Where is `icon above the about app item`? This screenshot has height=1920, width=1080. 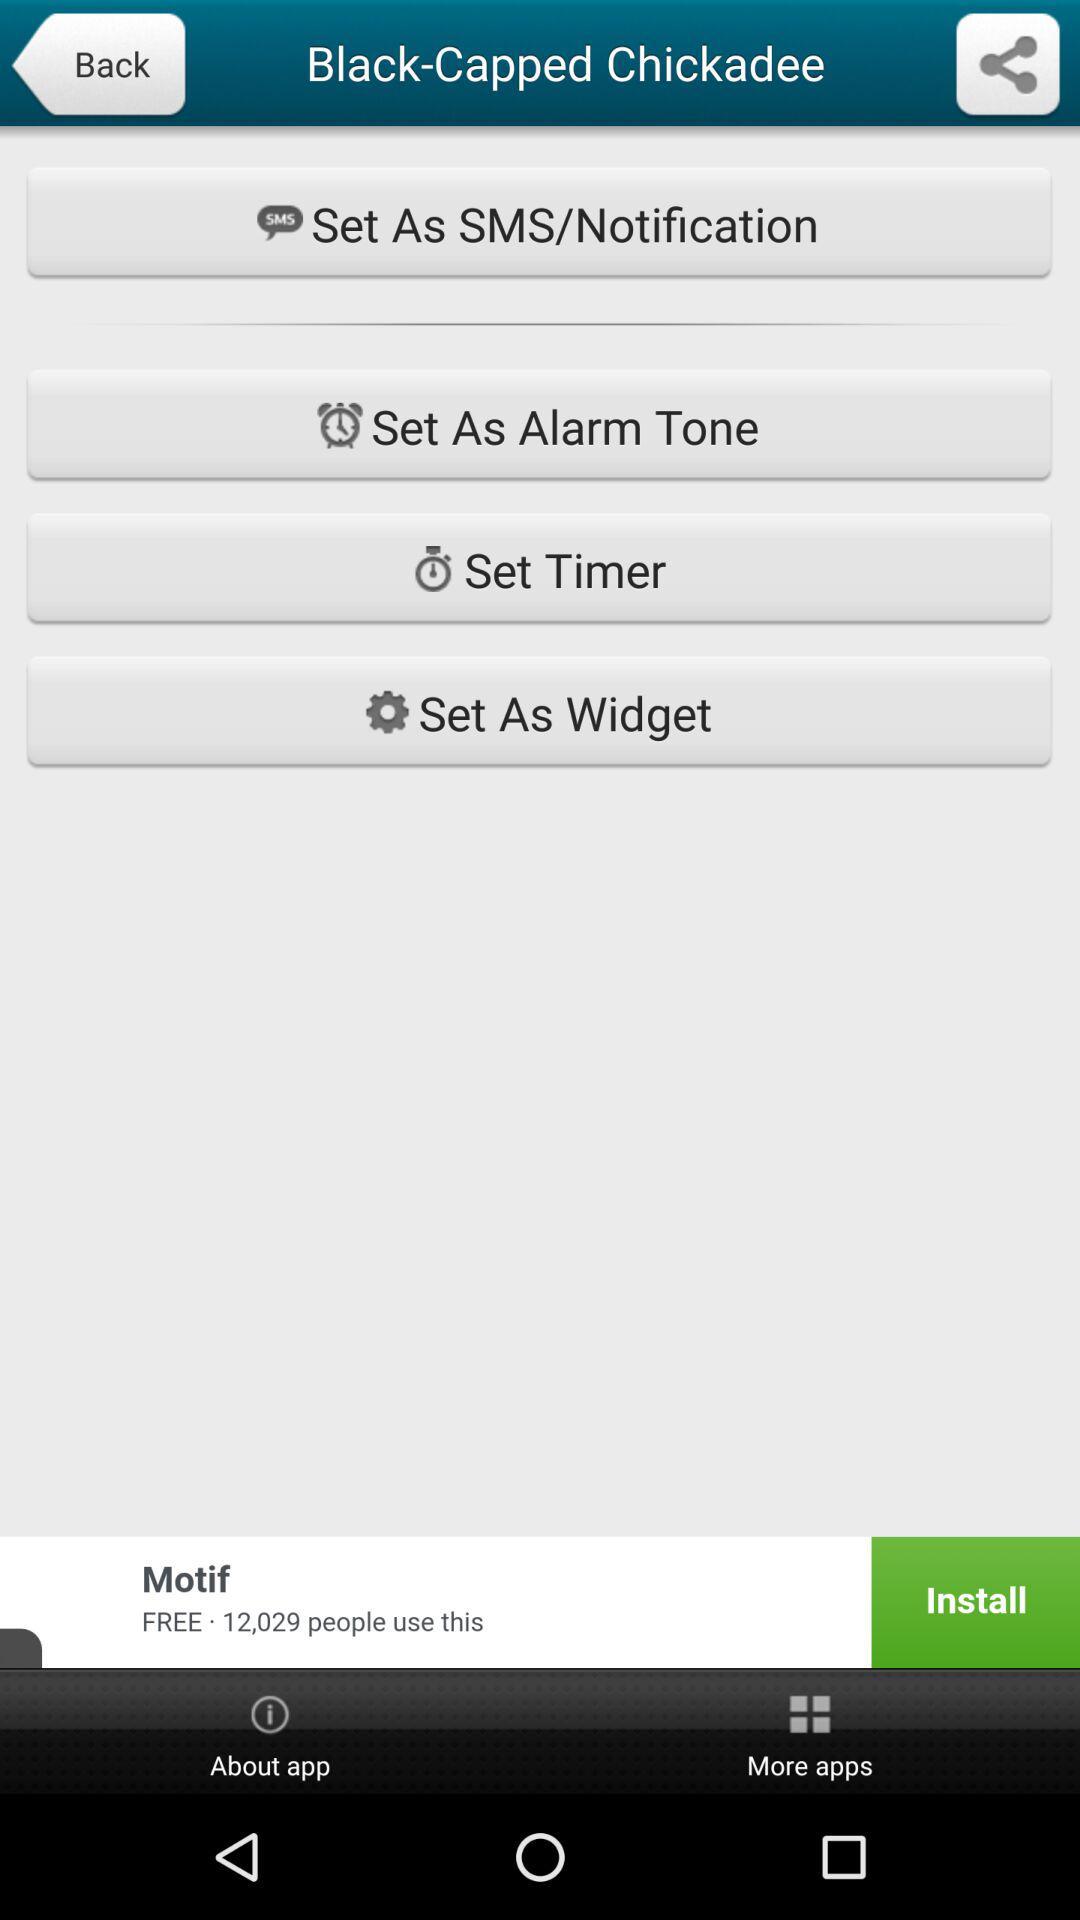
icon above the about app item is located at coordinates (540, 1602).